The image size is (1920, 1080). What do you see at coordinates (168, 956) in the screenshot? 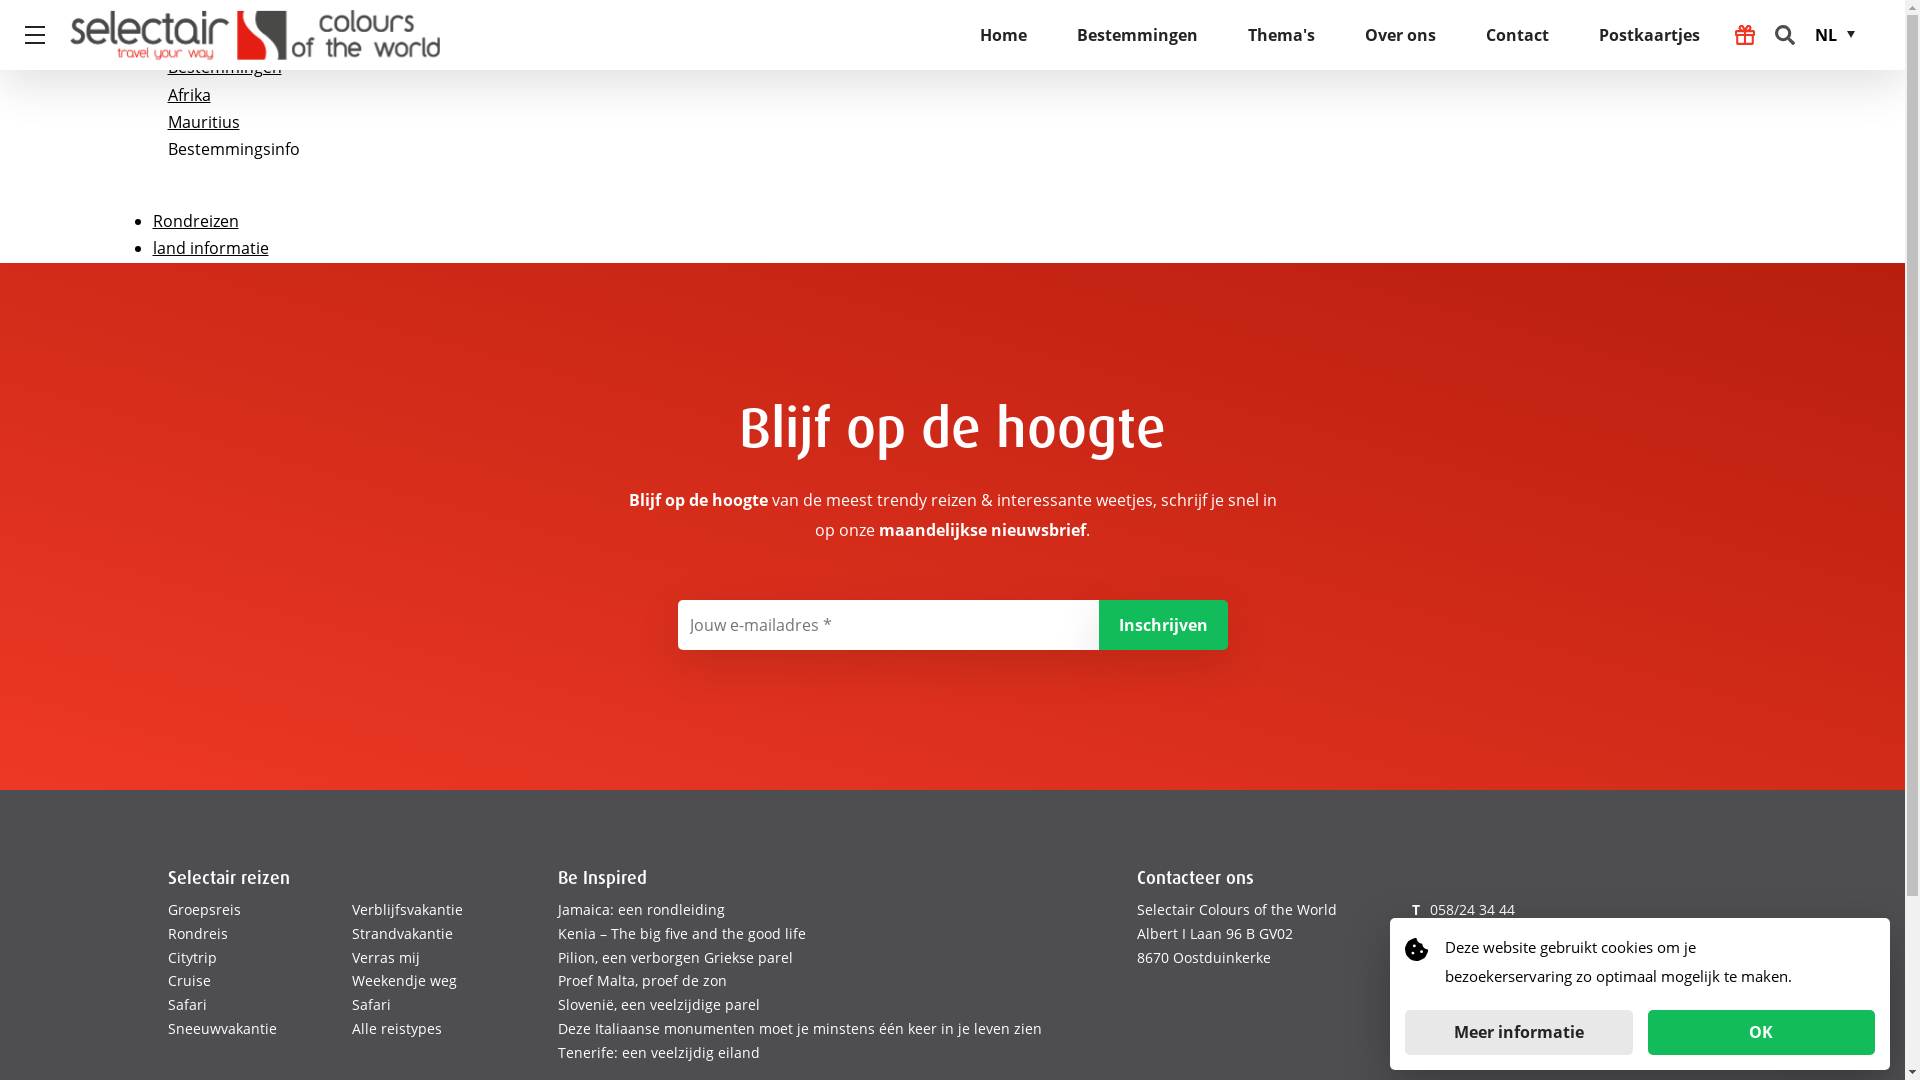
I see `'Citytrip'` at bounding box center [168, 956].